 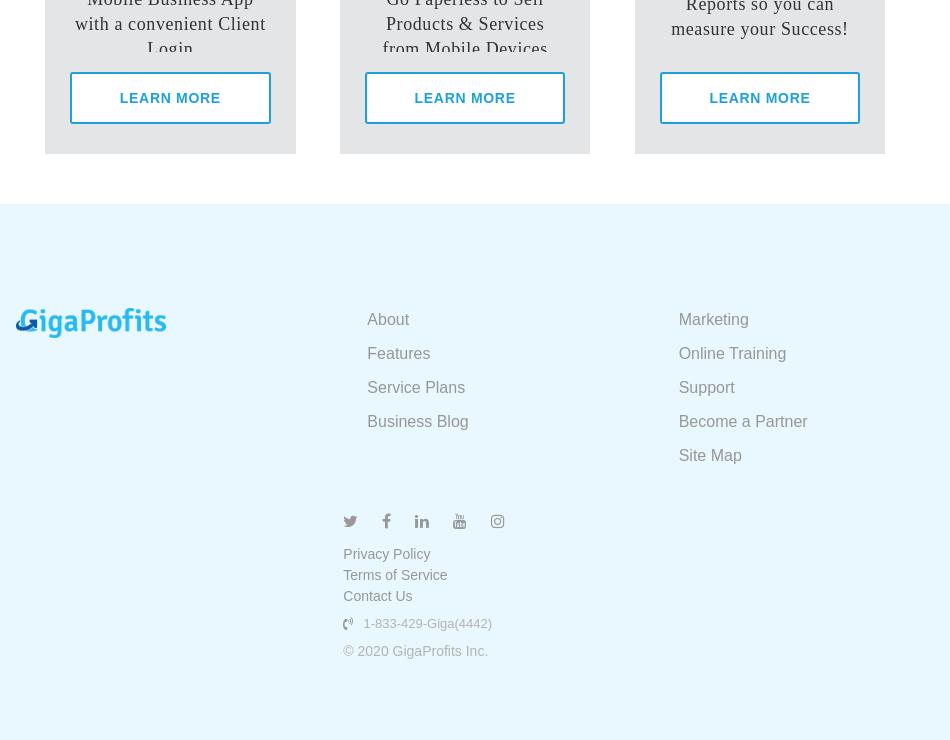 I want to click on 'Contact Us', so click(x=376, y=595).